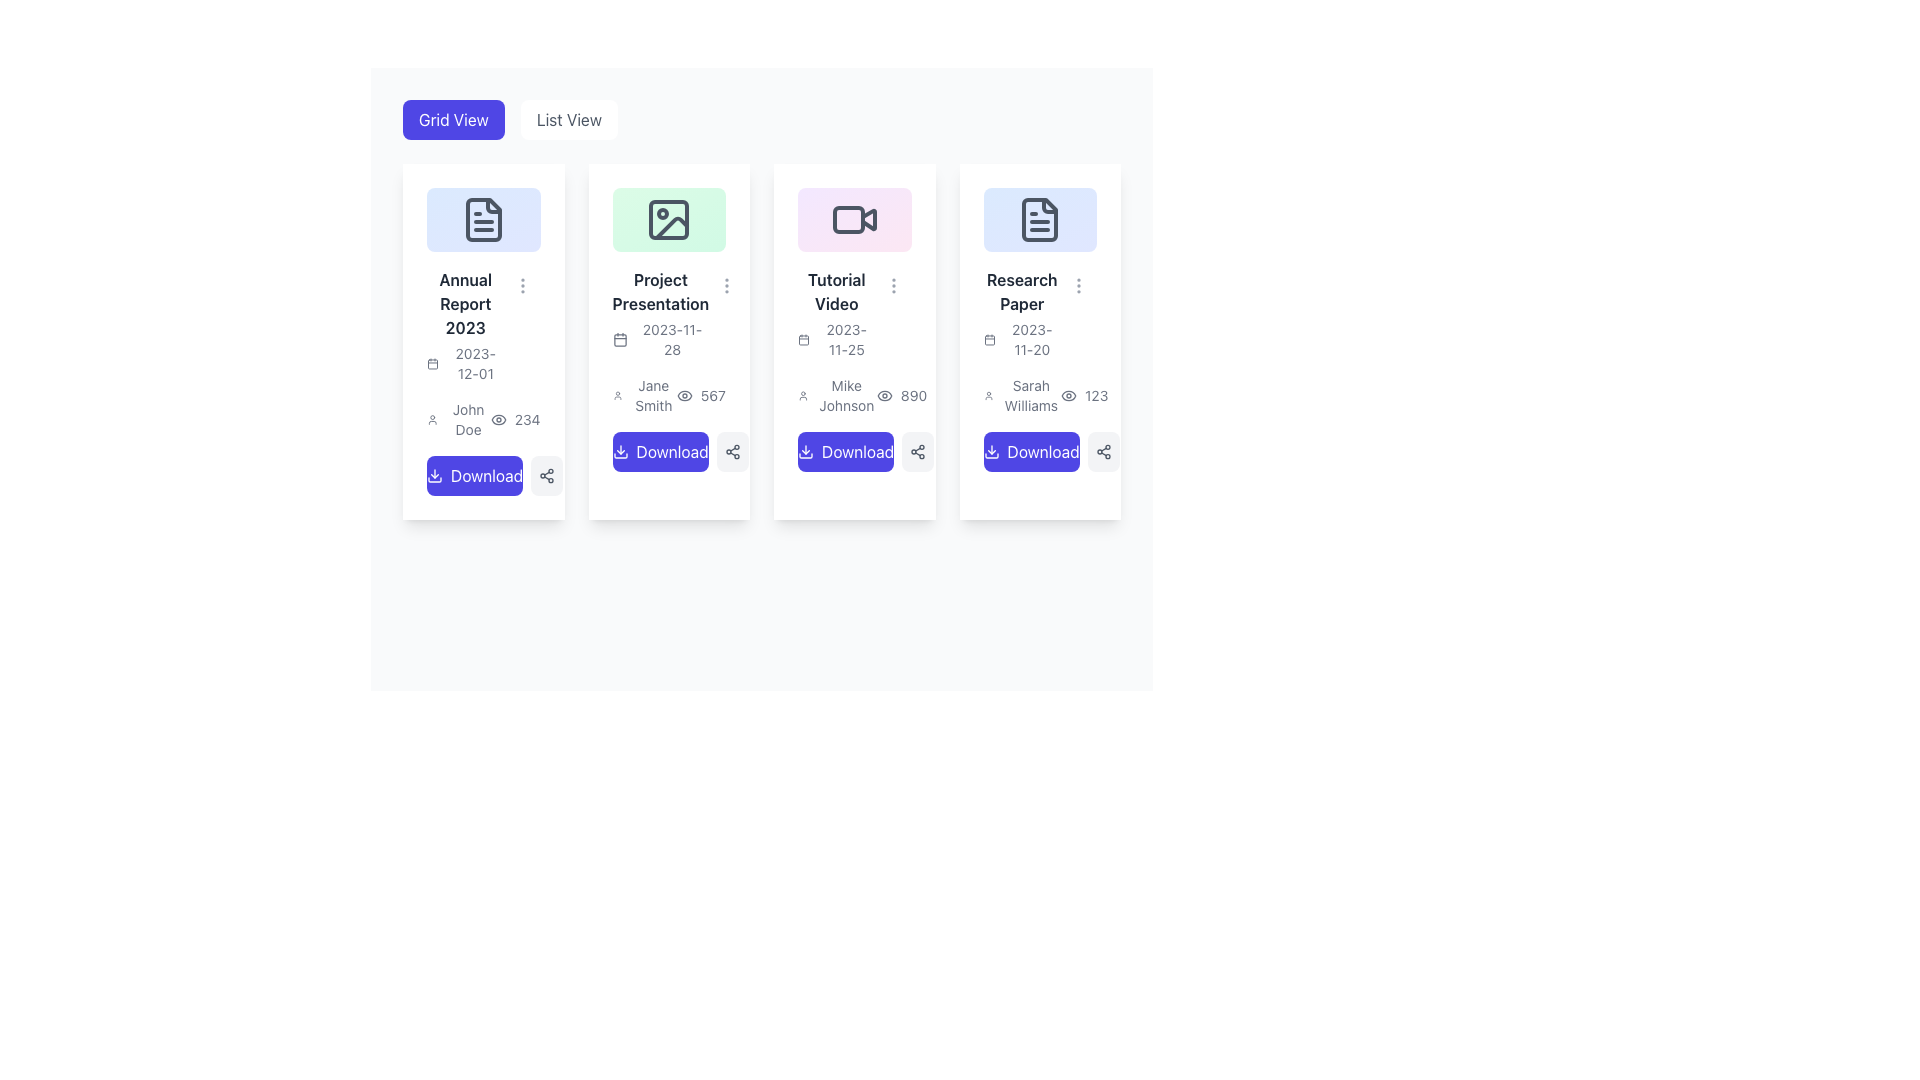 This screenshot has height=1080, width=1920. What do you see at coordinates (527, 418) in the screenshot?
I see `the static text label displaying the number '234' located next to the eye icon in the 'Annual Report 2023' section` at bounding box center [527, 418].